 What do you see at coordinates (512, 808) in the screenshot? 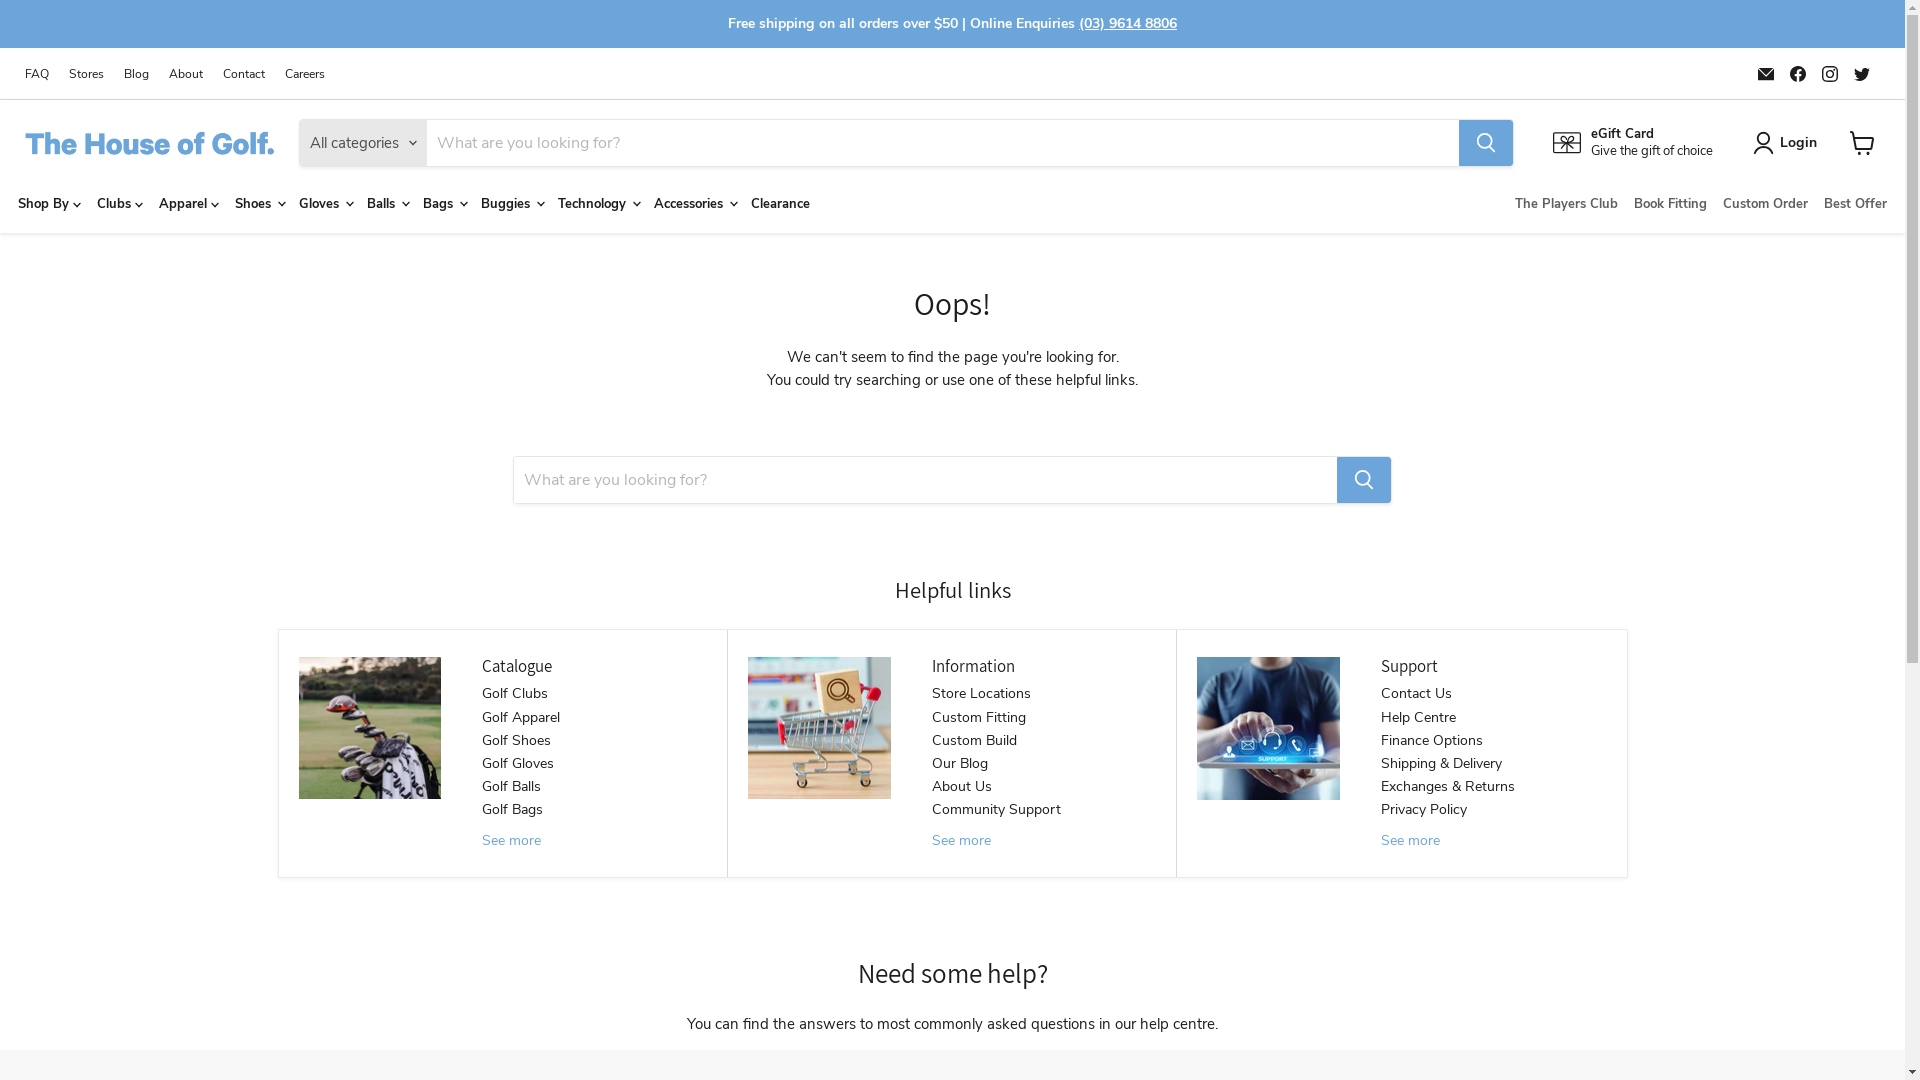
I see `'Golf Bags'` at bounding box center [512, 808].